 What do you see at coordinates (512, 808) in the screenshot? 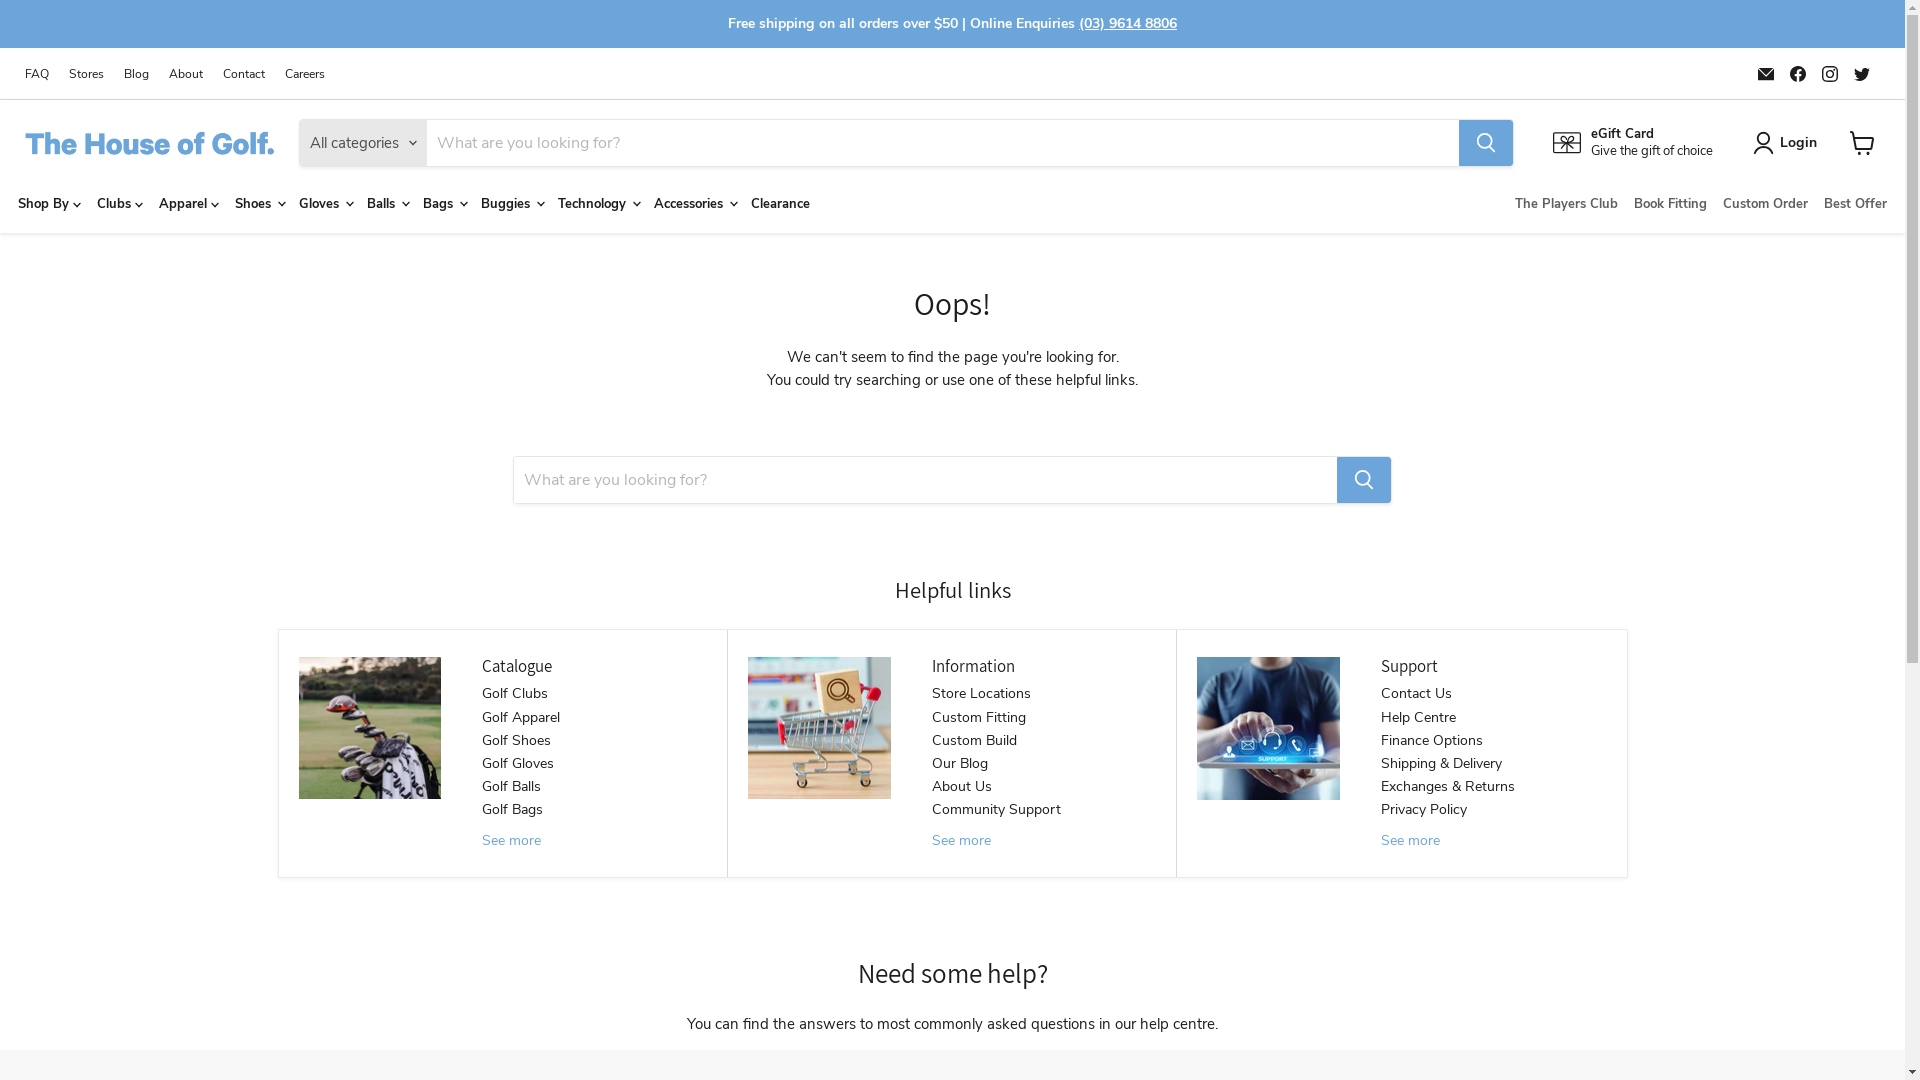
I see `'Golf Bags'` at bounding box center [512, 808].